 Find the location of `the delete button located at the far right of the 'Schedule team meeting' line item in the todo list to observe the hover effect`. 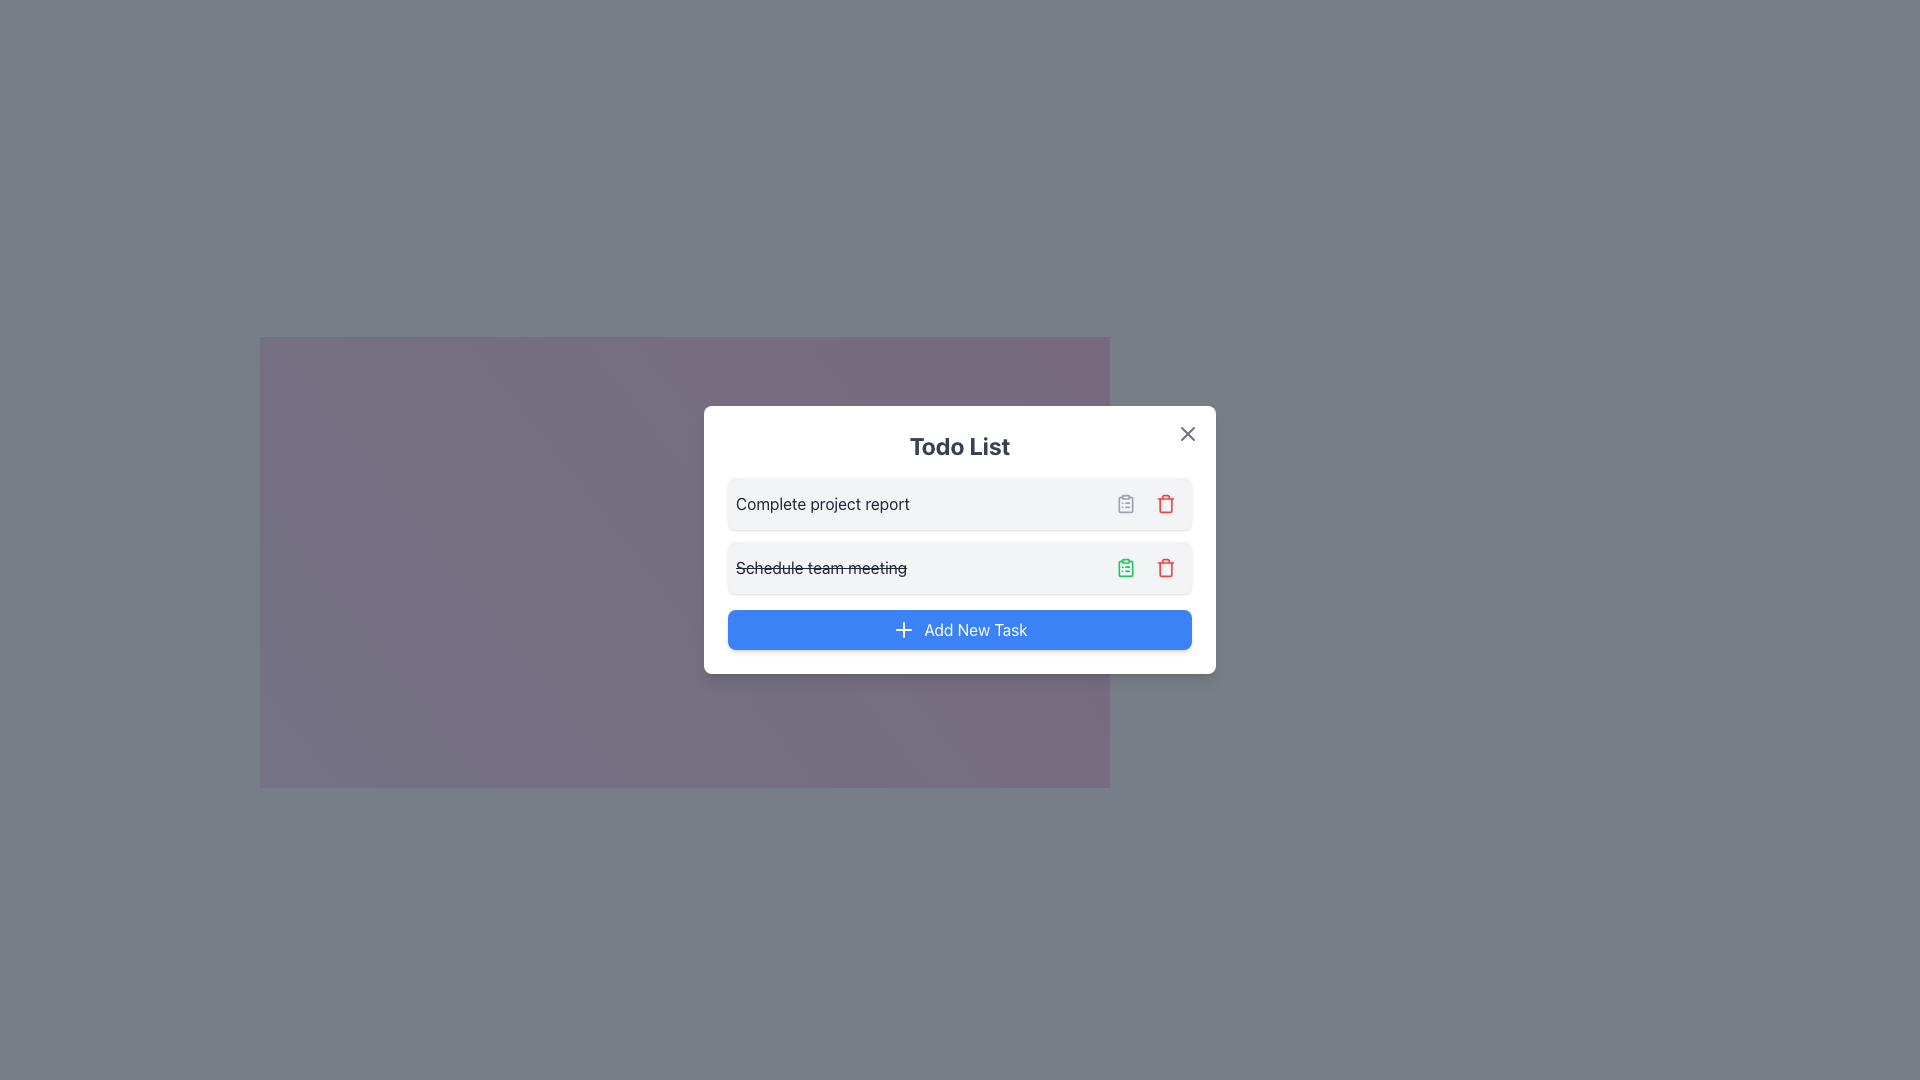

the delete button located at the far right of the 'Schedule team meeting' line item in the todo list to observe the hover effect is located at coordinates (1166, 567).